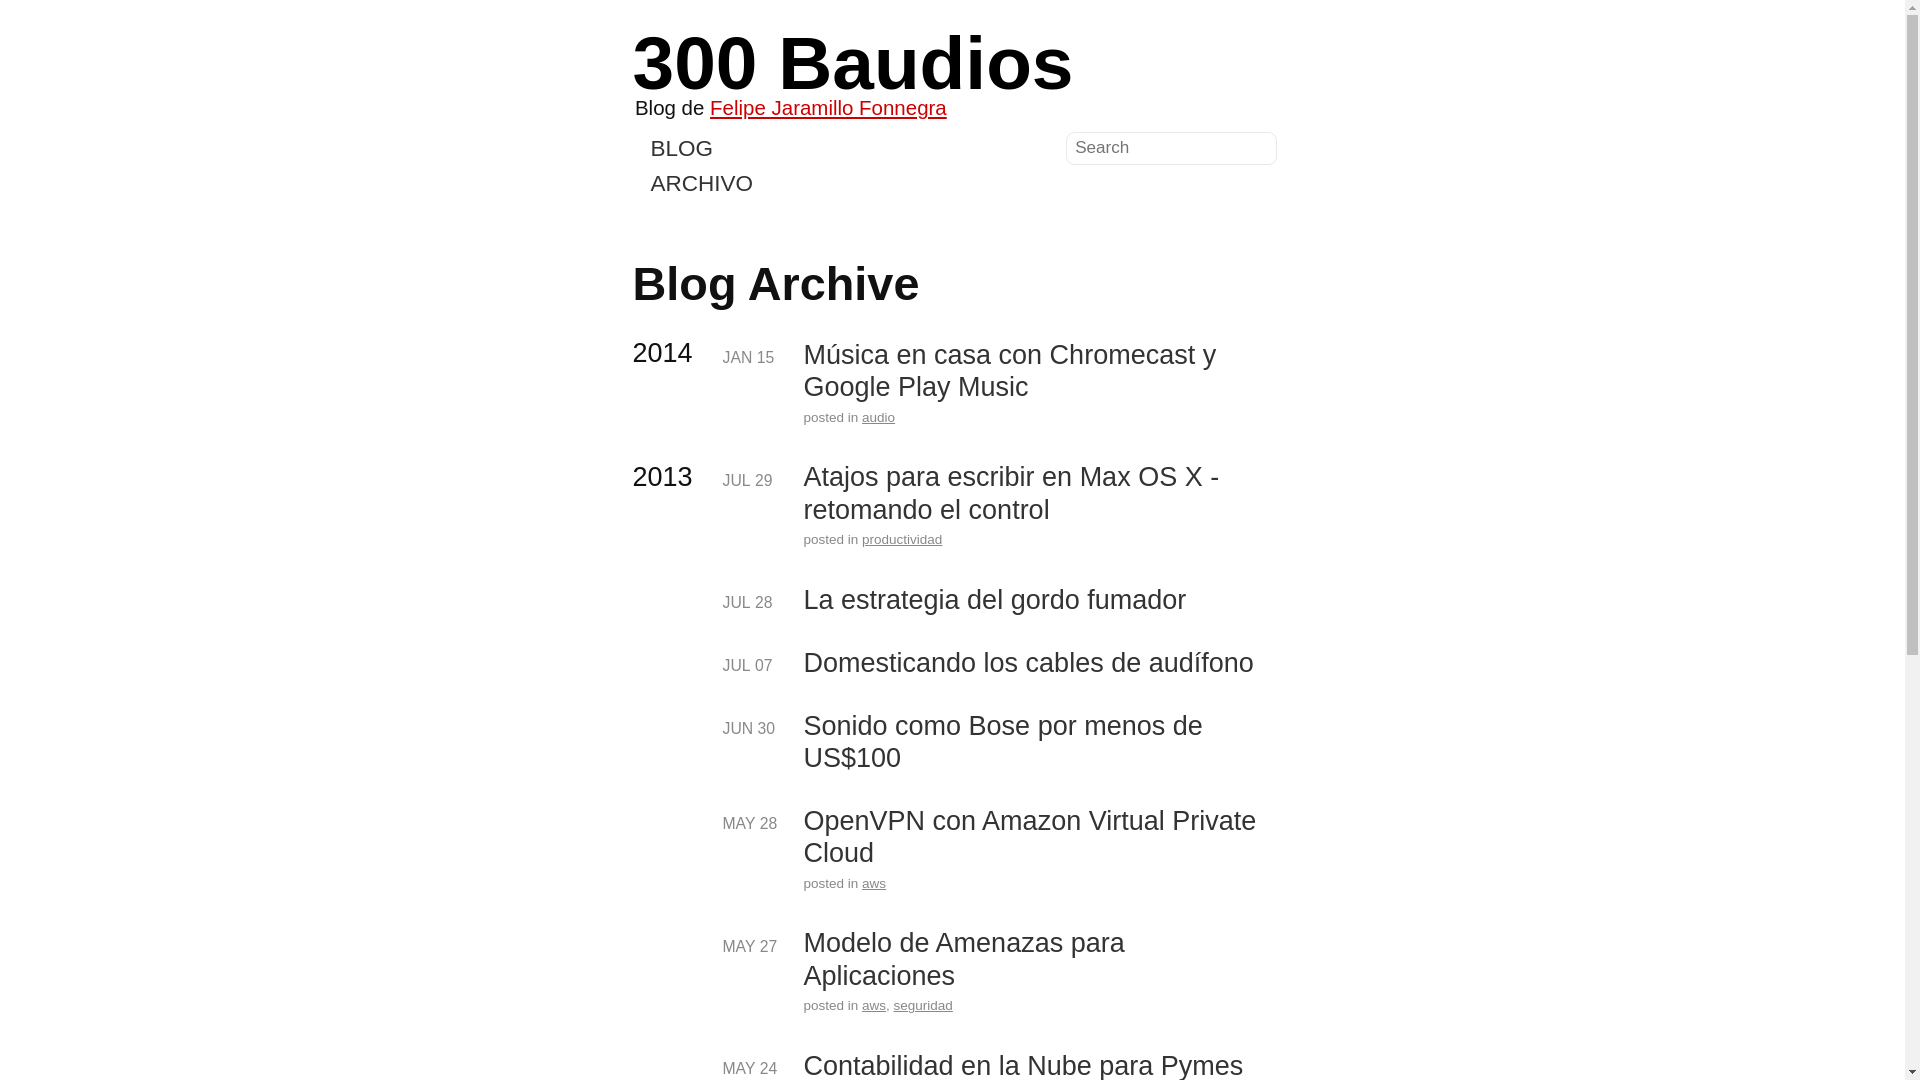 The height and width of the screenshot is (1080, 1920). Describe the element at coordinates (878, 416) in the screenshot. I see `'audio'` at that location.